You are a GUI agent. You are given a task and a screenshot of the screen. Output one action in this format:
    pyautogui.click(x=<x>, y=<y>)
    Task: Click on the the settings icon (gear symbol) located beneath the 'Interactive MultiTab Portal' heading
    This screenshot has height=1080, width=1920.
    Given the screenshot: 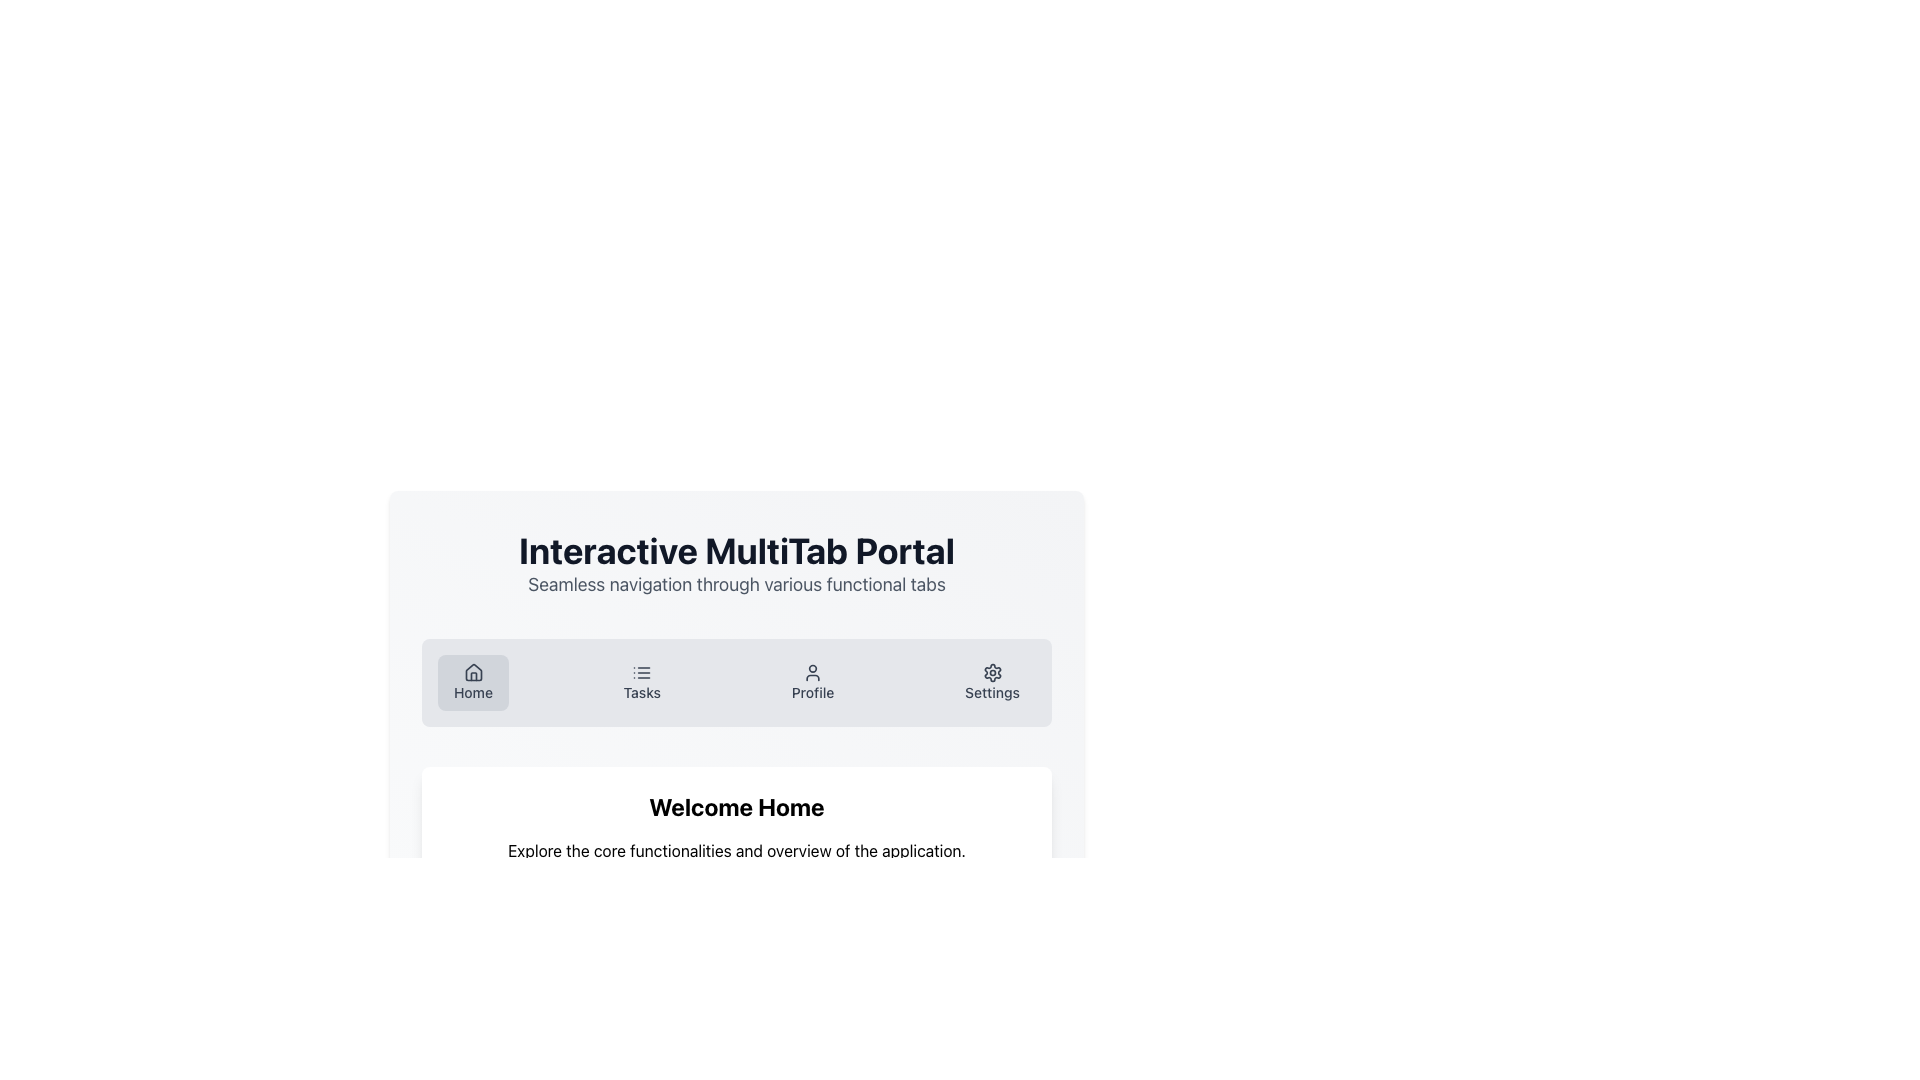 What is the action you would take?
    pyautogui.click(x=992, y=672)
    